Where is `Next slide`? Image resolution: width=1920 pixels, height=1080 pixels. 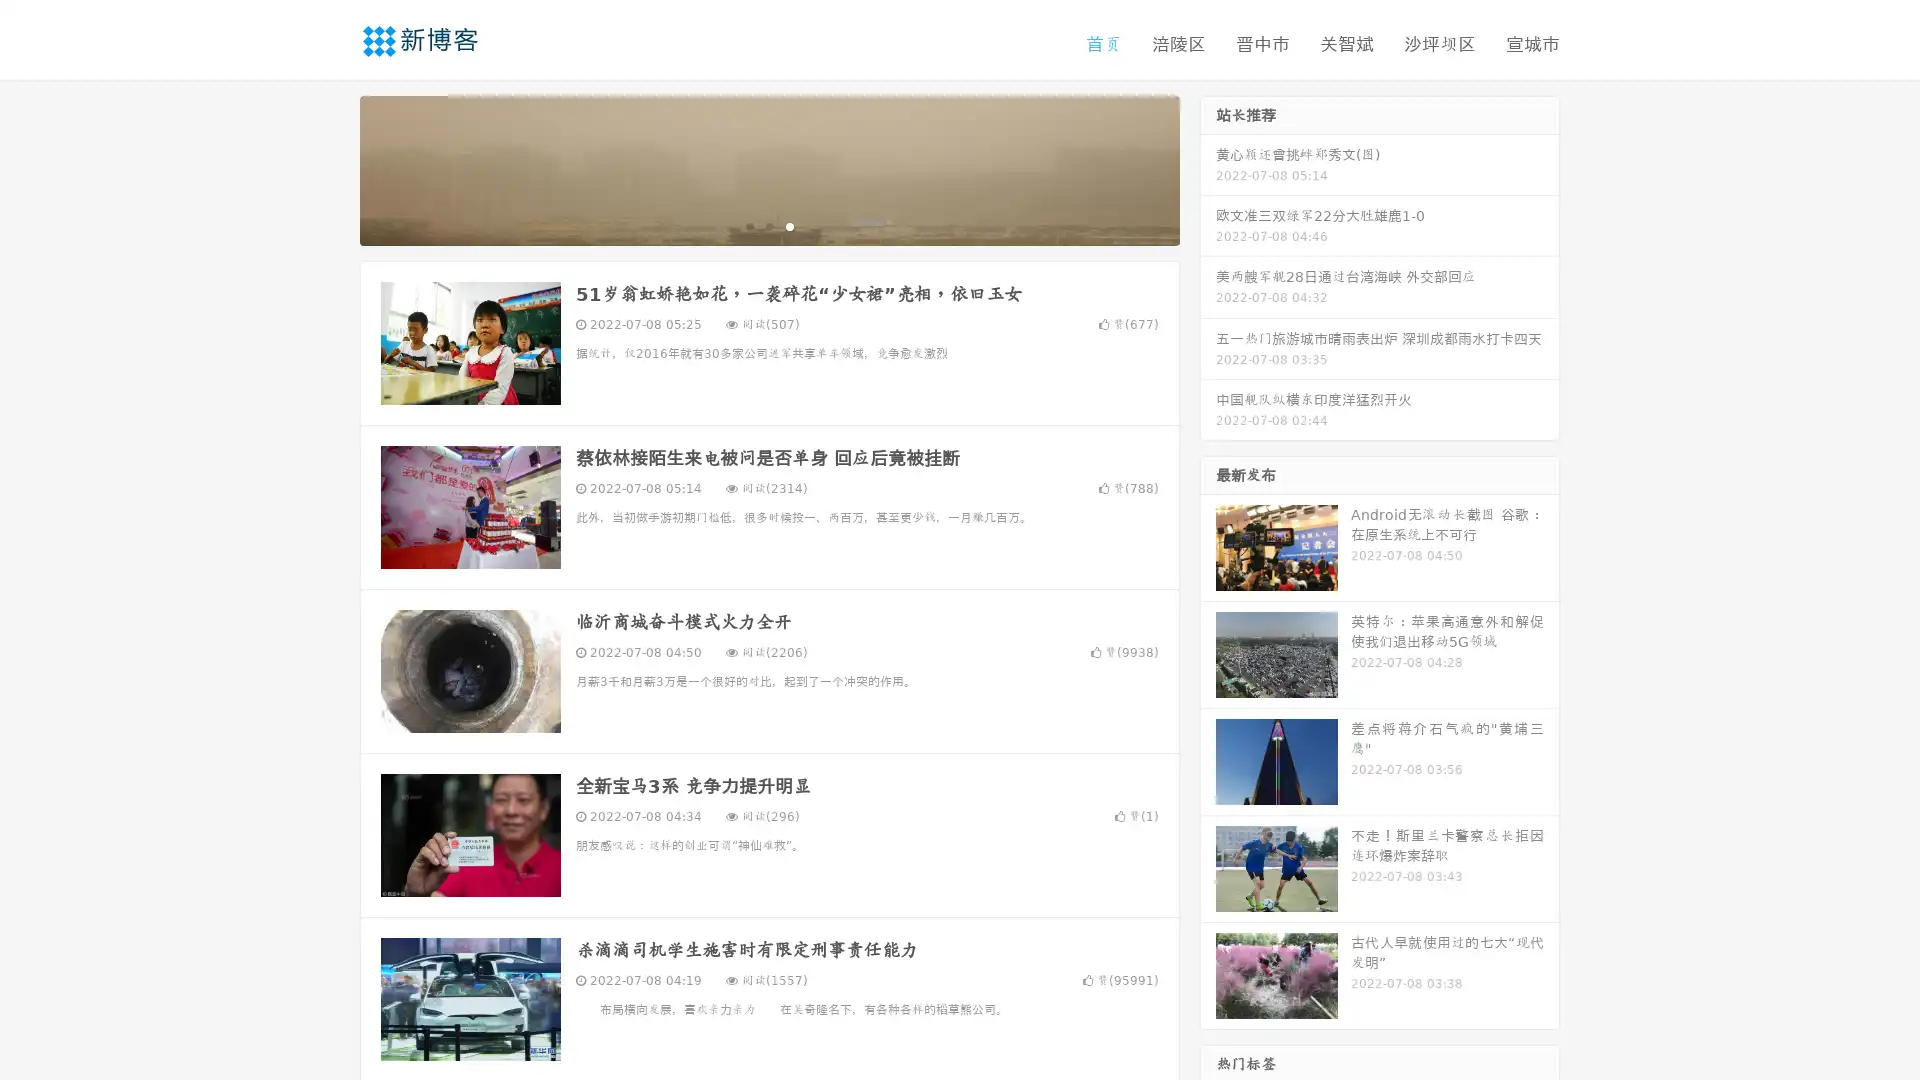
Next slide is located at coordinates (1208, 168).